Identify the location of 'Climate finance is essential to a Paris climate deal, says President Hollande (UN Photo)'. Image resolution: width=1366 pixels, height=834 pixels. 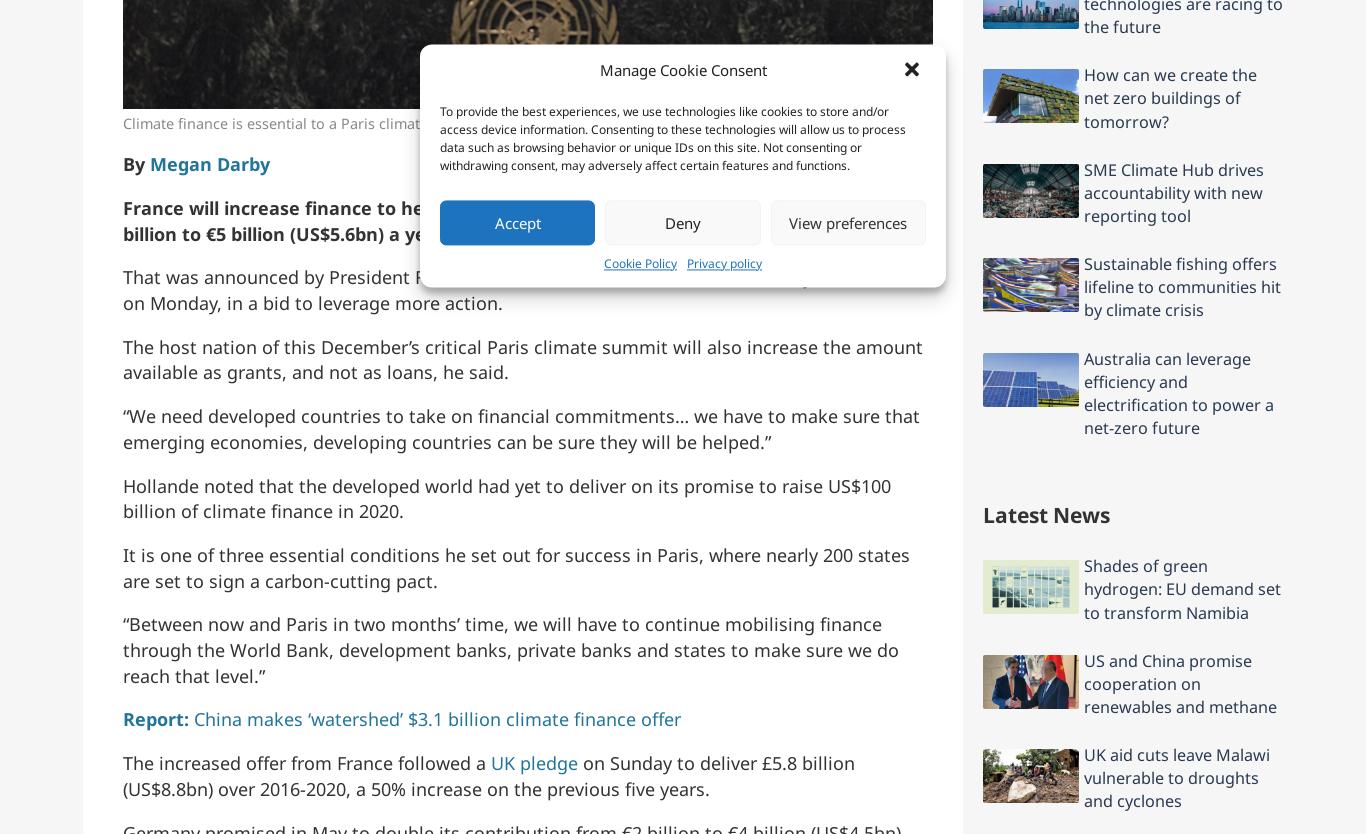
(416, 121).